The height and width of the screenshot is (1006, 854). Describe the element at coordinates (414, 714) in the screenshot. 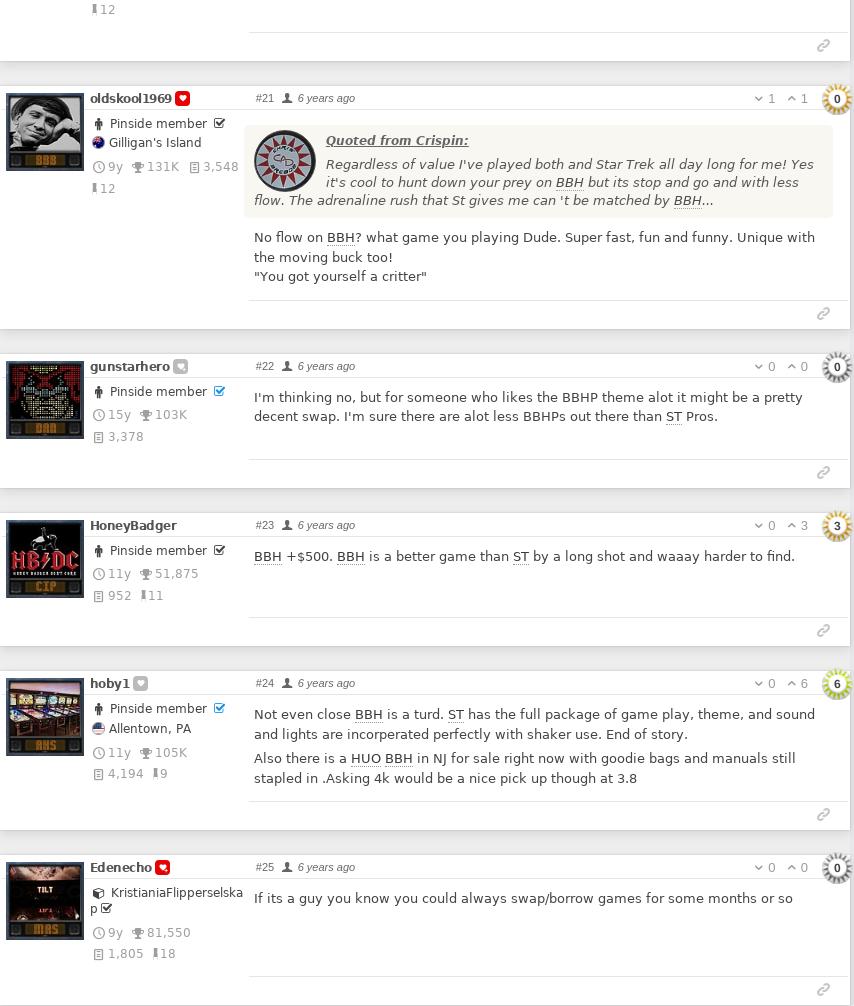

I see `'is a turd.'` at that location.